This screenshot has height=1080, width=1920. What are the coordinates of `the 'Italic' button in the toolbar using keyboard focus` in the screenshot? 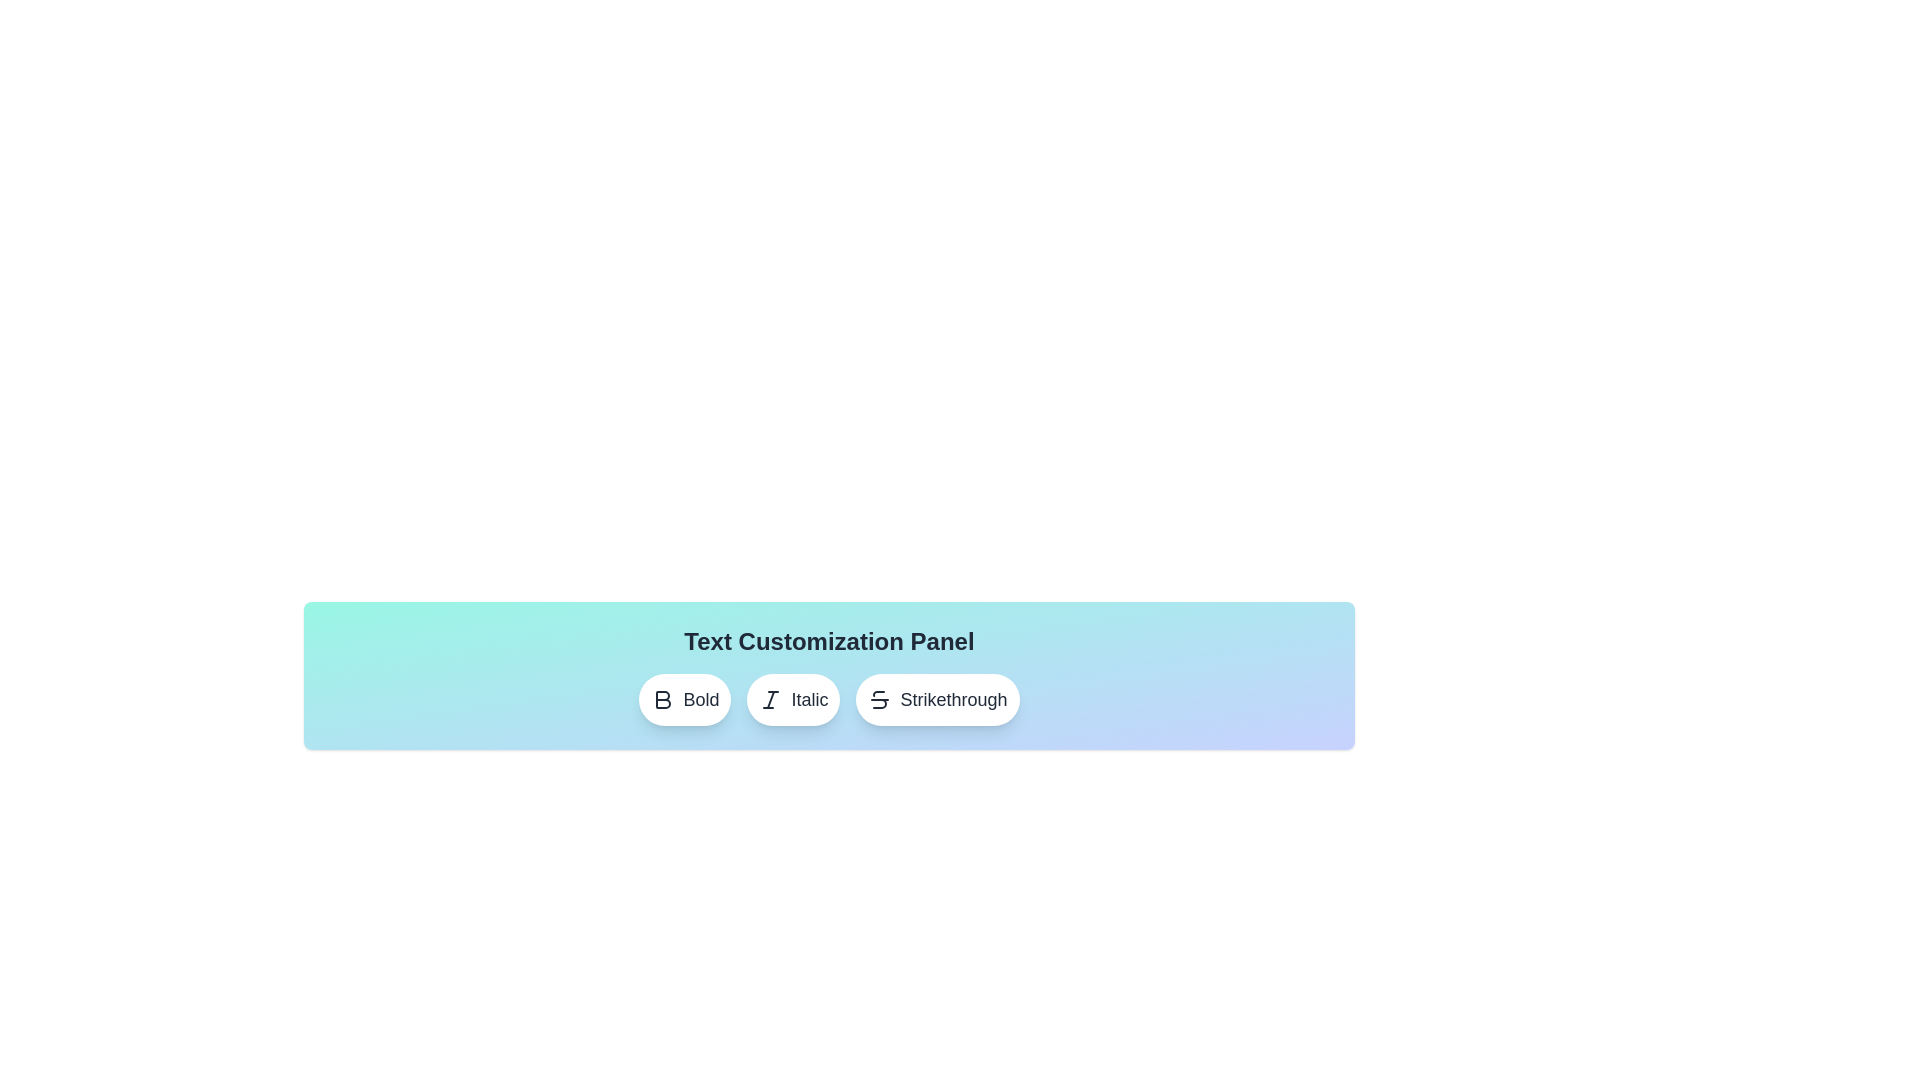 It's located at (810, 698).